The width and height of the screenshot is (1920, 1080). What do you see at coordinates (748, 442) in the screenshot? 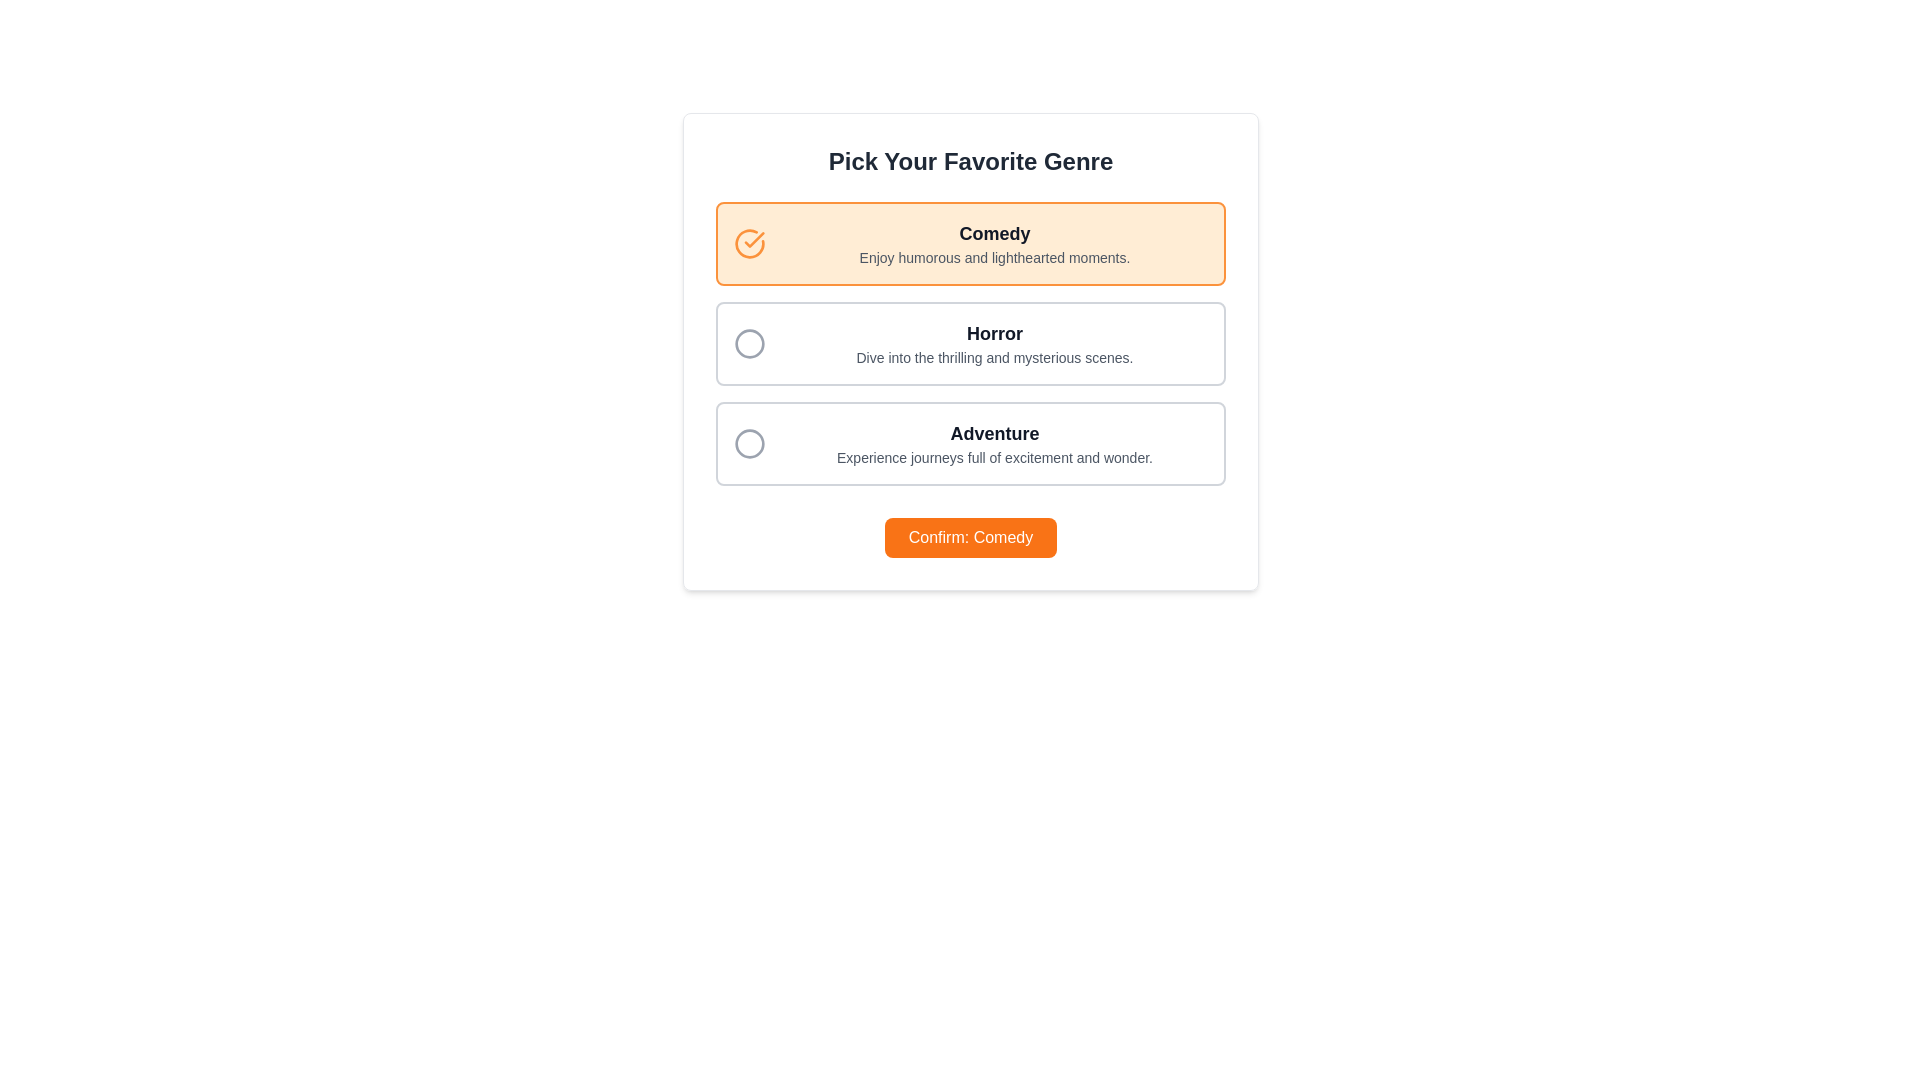
I see `the SVG Circle Graphic that represents the 'Adventure' option, located within the bottom-most item of a vertical list of selectable options` at bounding box center [748, 442].